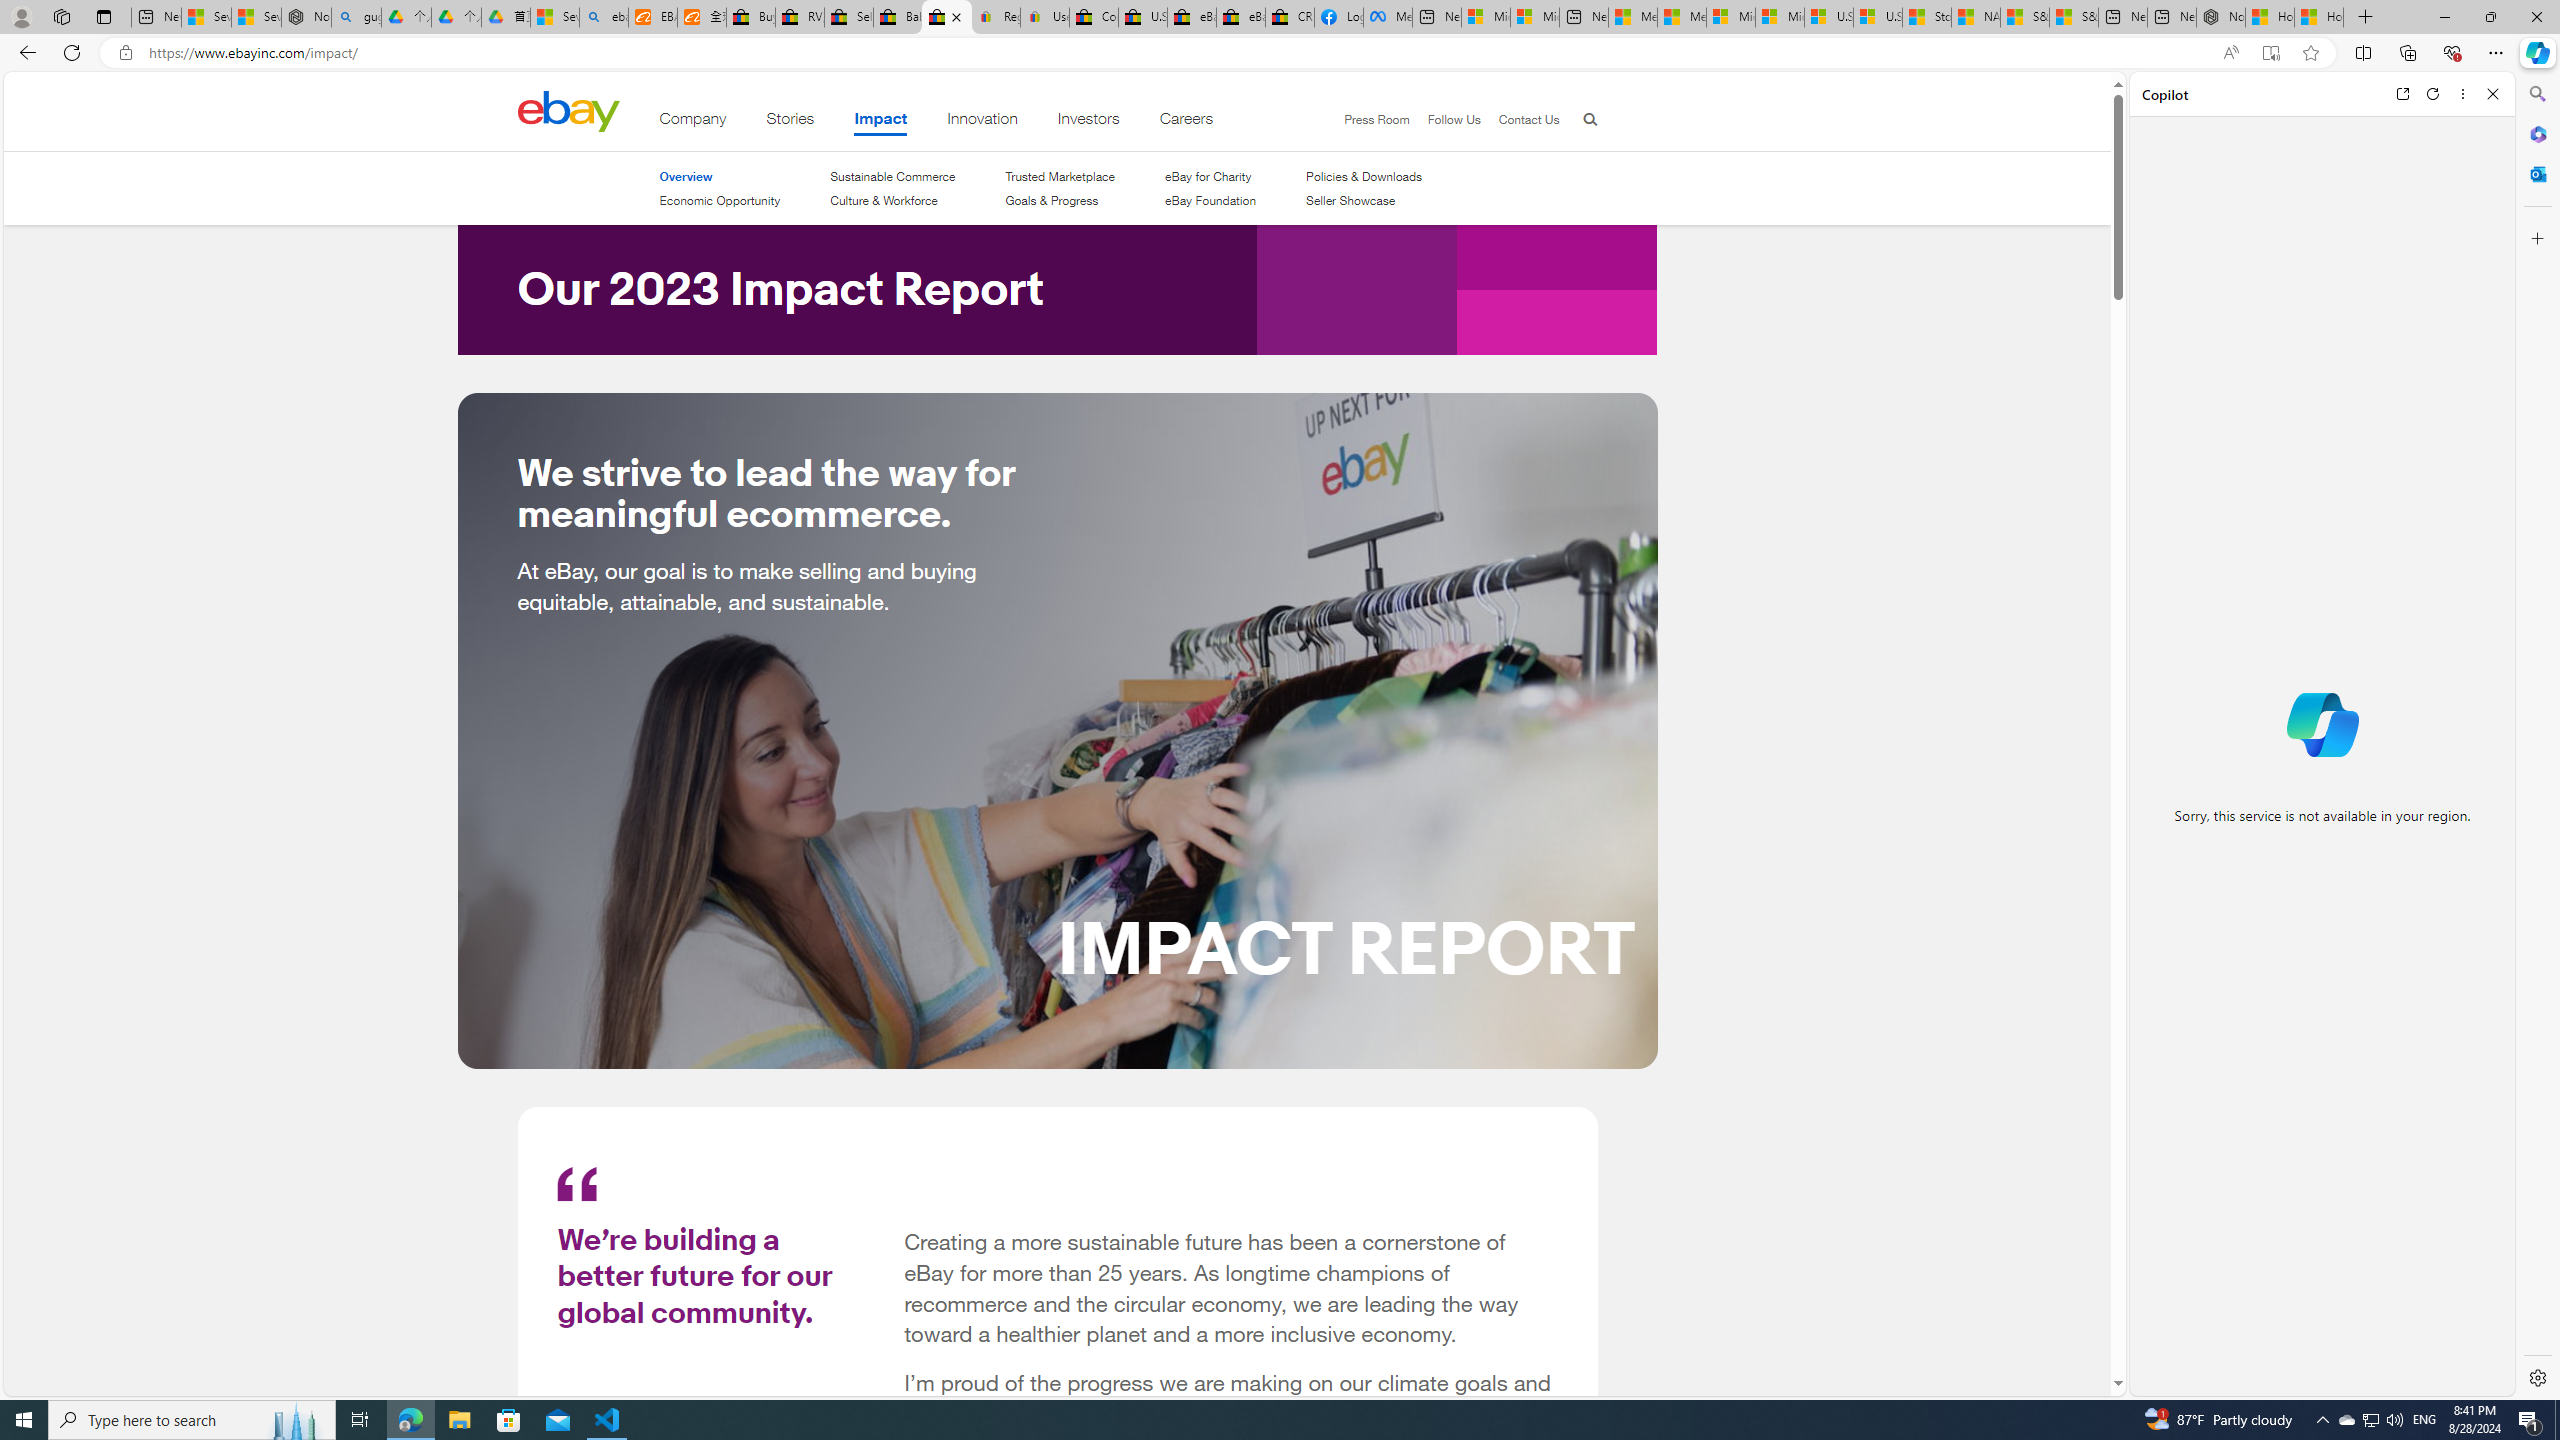 The height and width of the screenshot is (1440, 2560). Describe the element at coordinates (1186, 122) in the screenshot. I see `'Careers'` at that location.